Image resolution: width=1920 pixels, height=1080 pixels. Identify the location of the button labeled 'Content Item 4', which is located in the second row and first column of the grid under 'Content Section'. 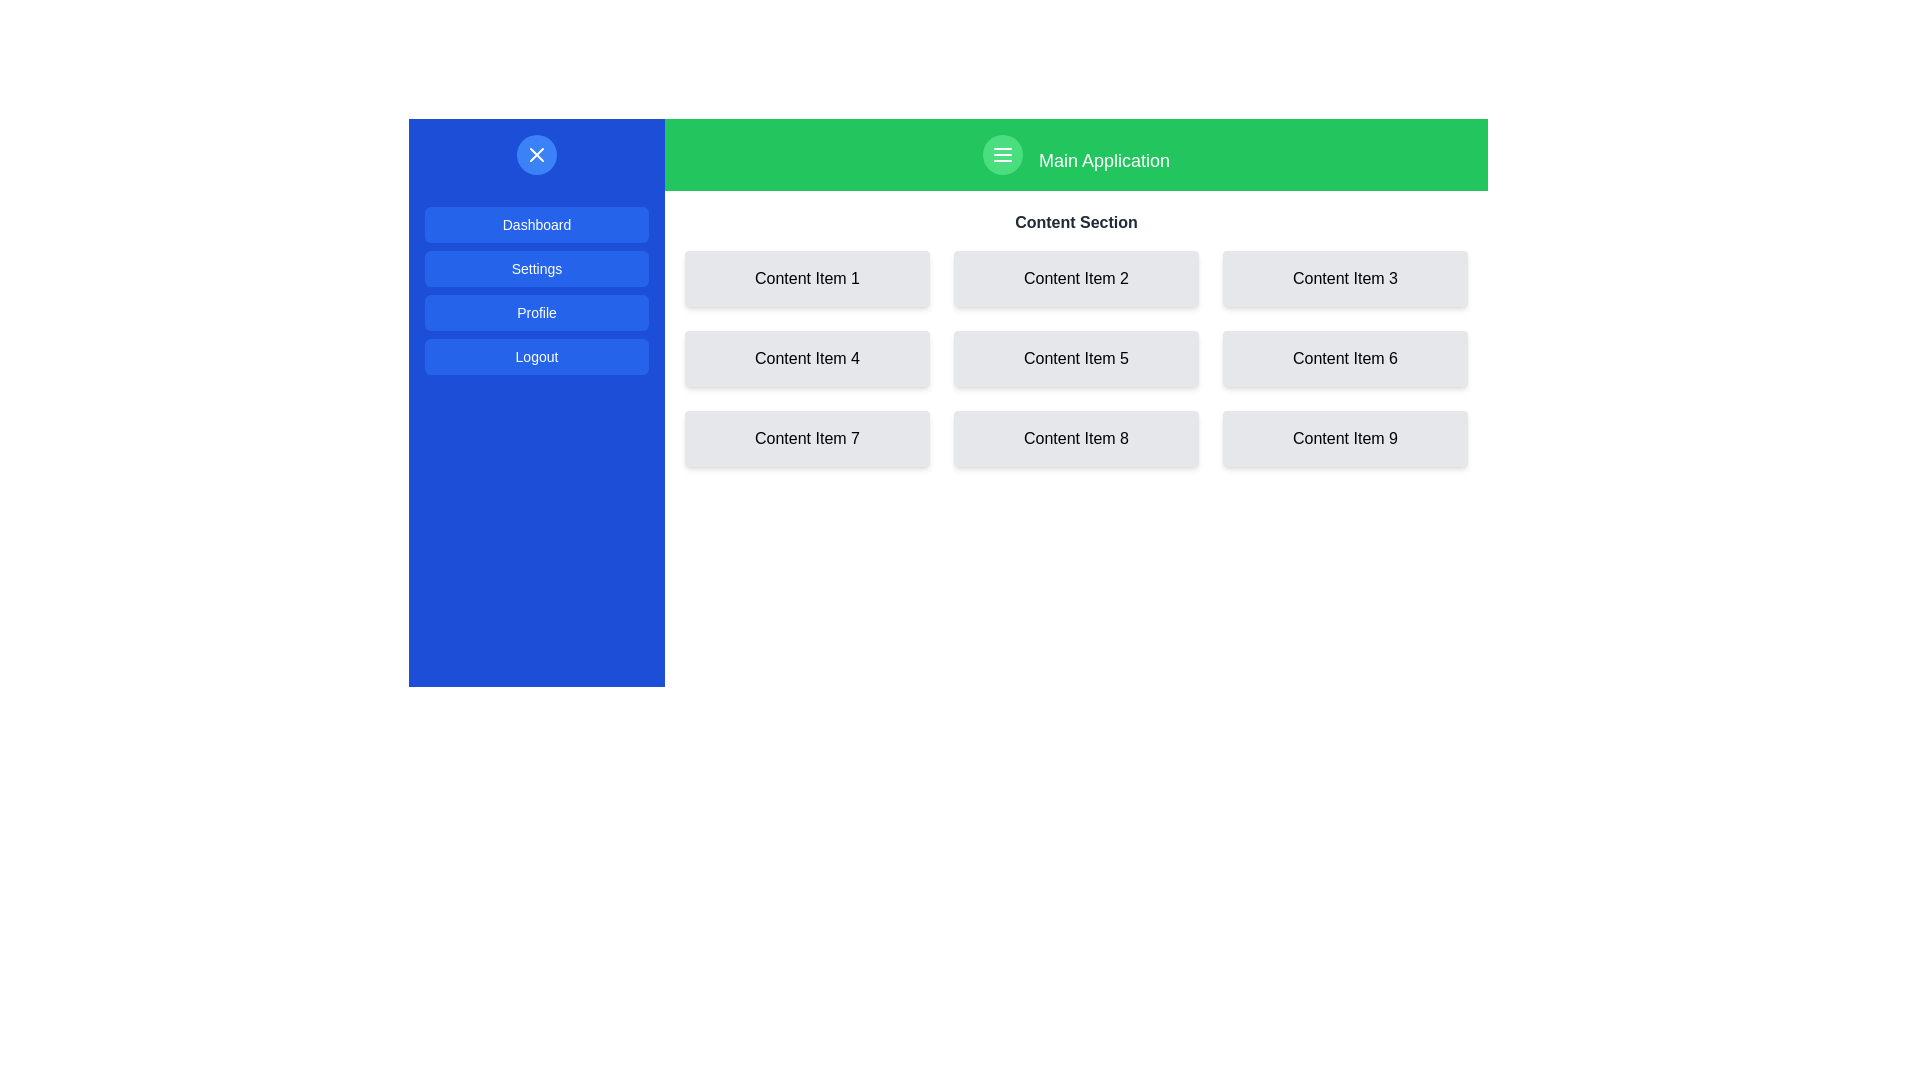
(807, 357).